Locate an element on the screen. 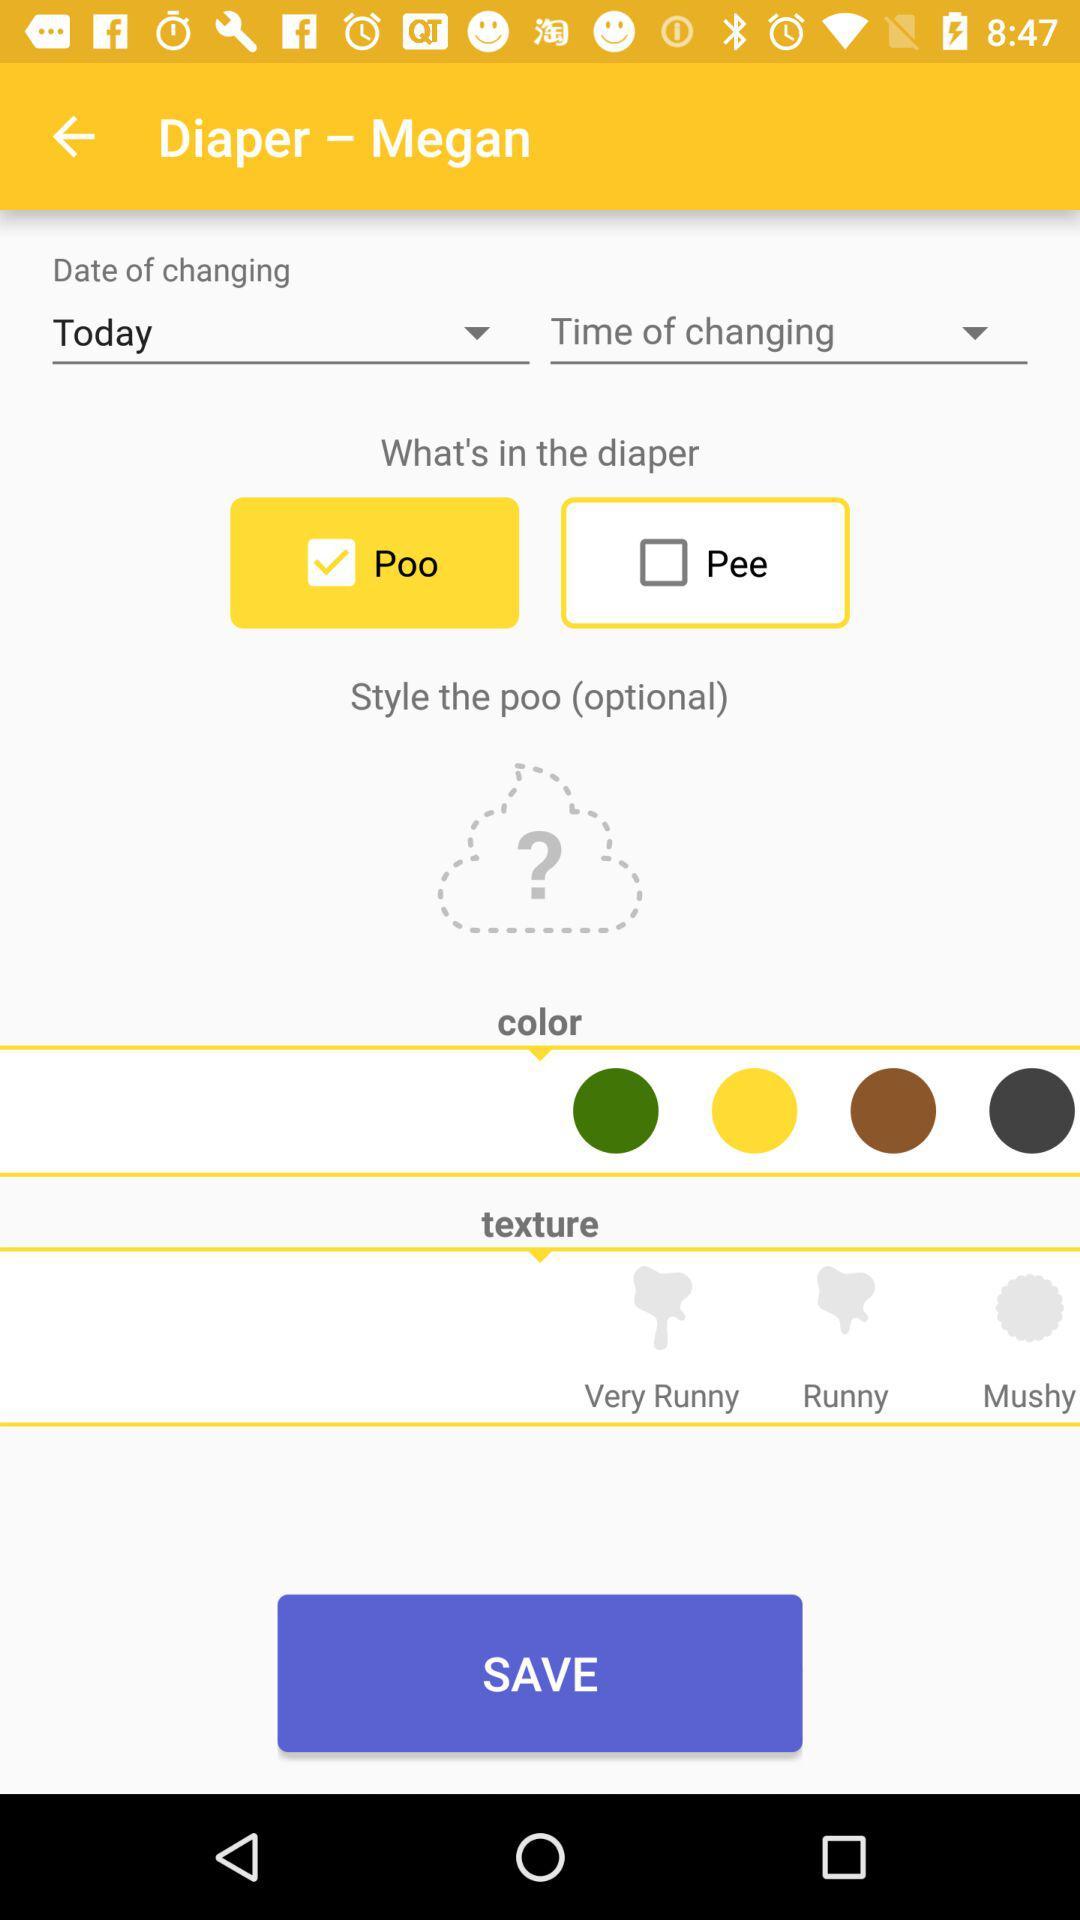 The image size is (1080, 1920). the diaper changing time is located at coordinates (788, 332).